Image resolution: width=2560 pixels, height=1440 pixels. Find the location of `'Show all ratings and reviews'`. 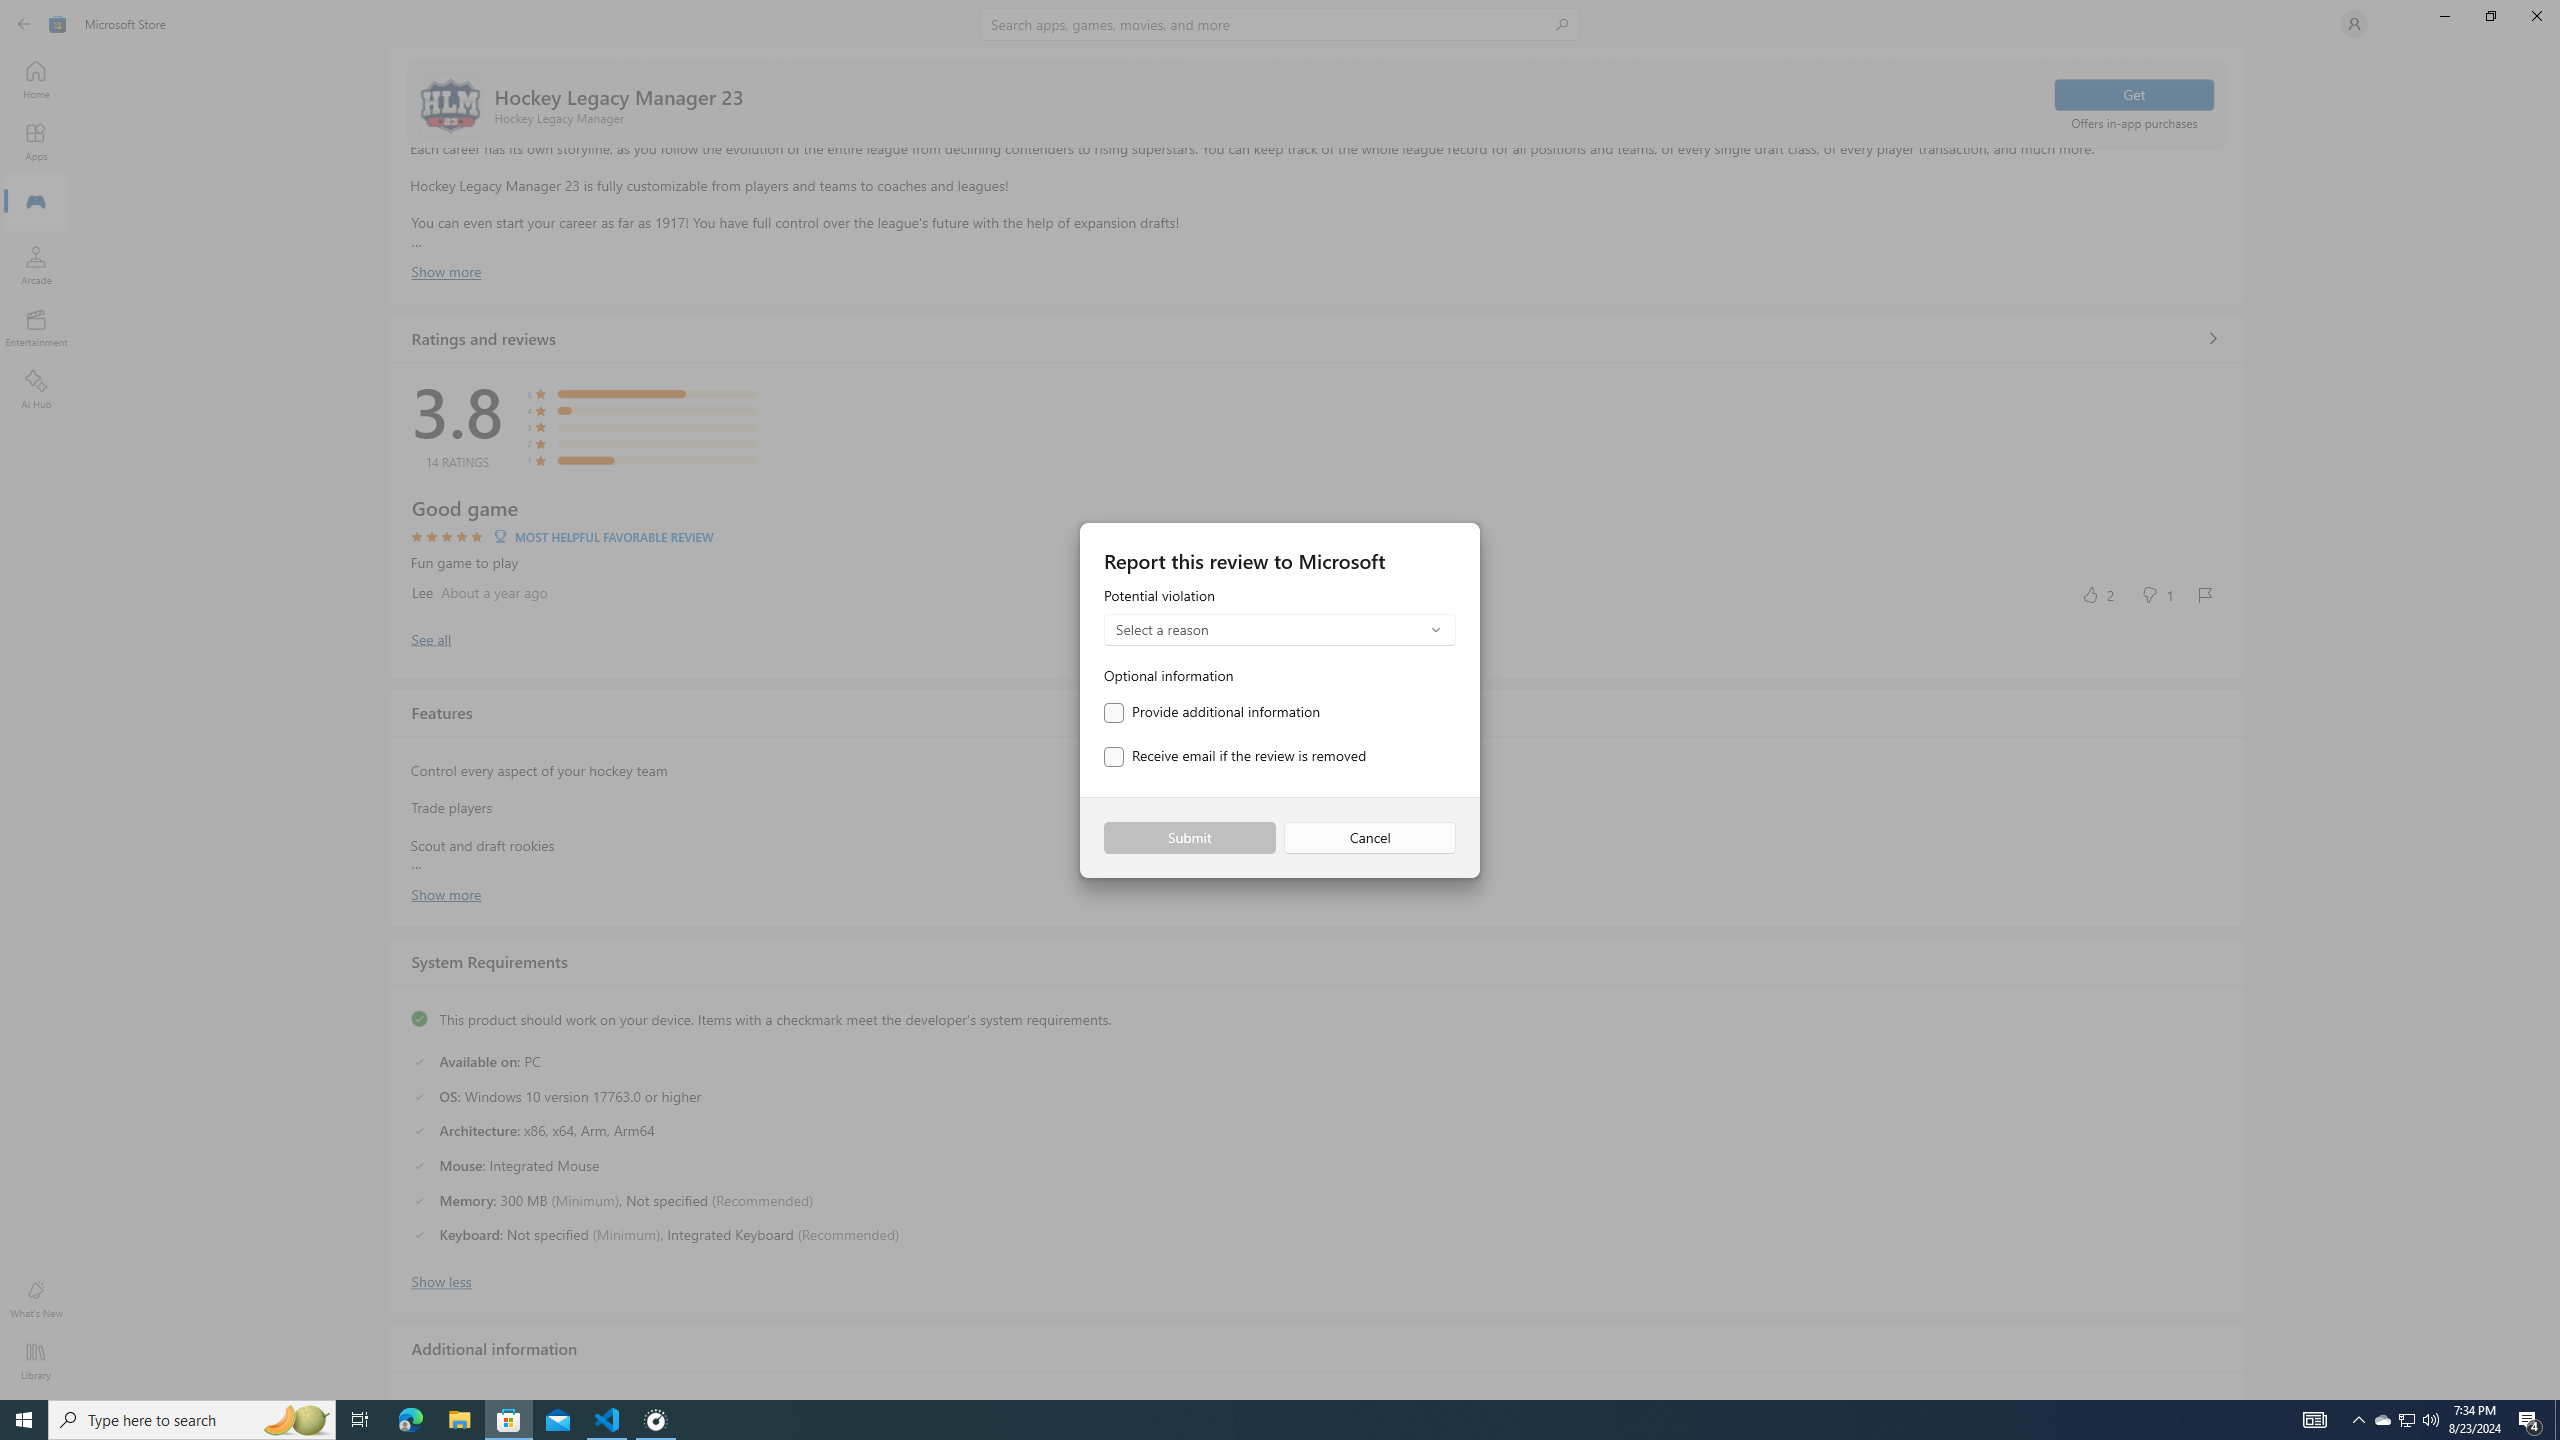

'Show all ratings and reviews' is located at coordinates (429, 637).